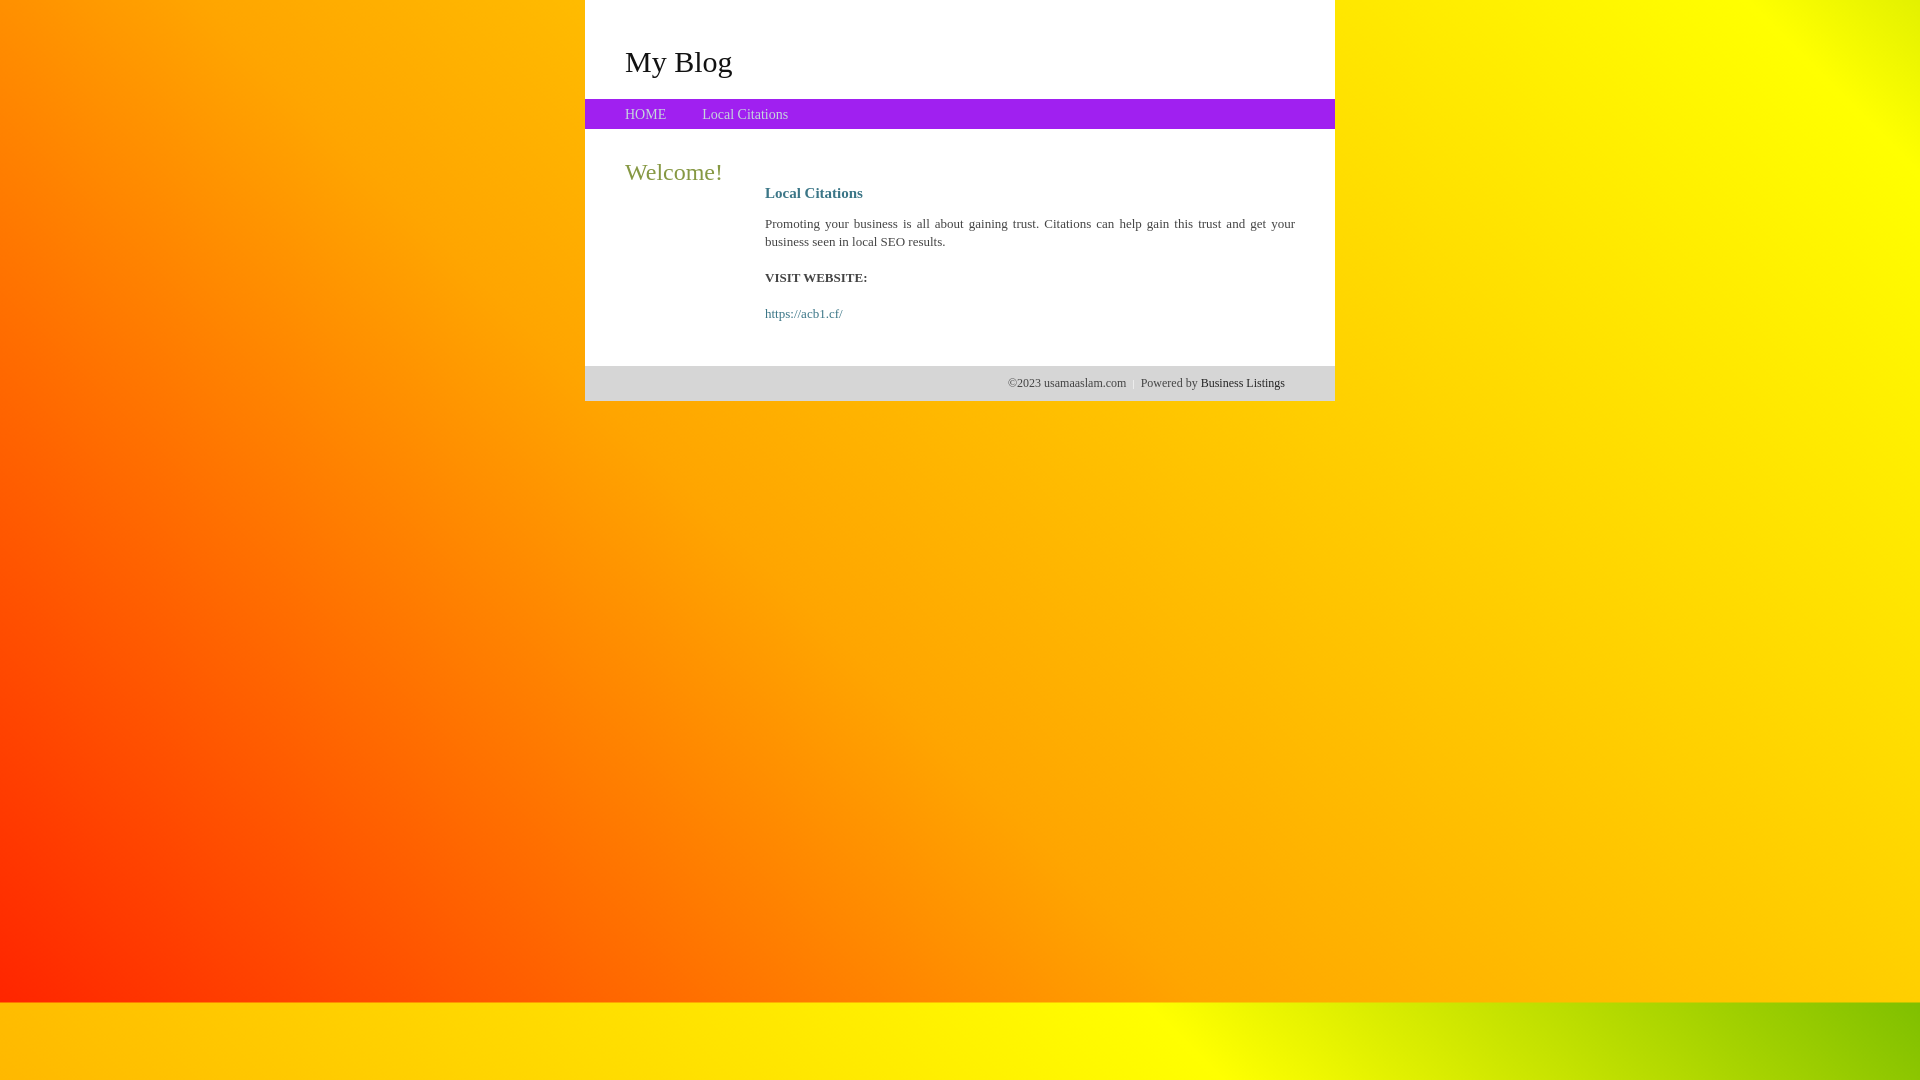  Describe the element at coordinates (804, 313) in the screenshot. I see `'https://acb1.cf/'` at that location.